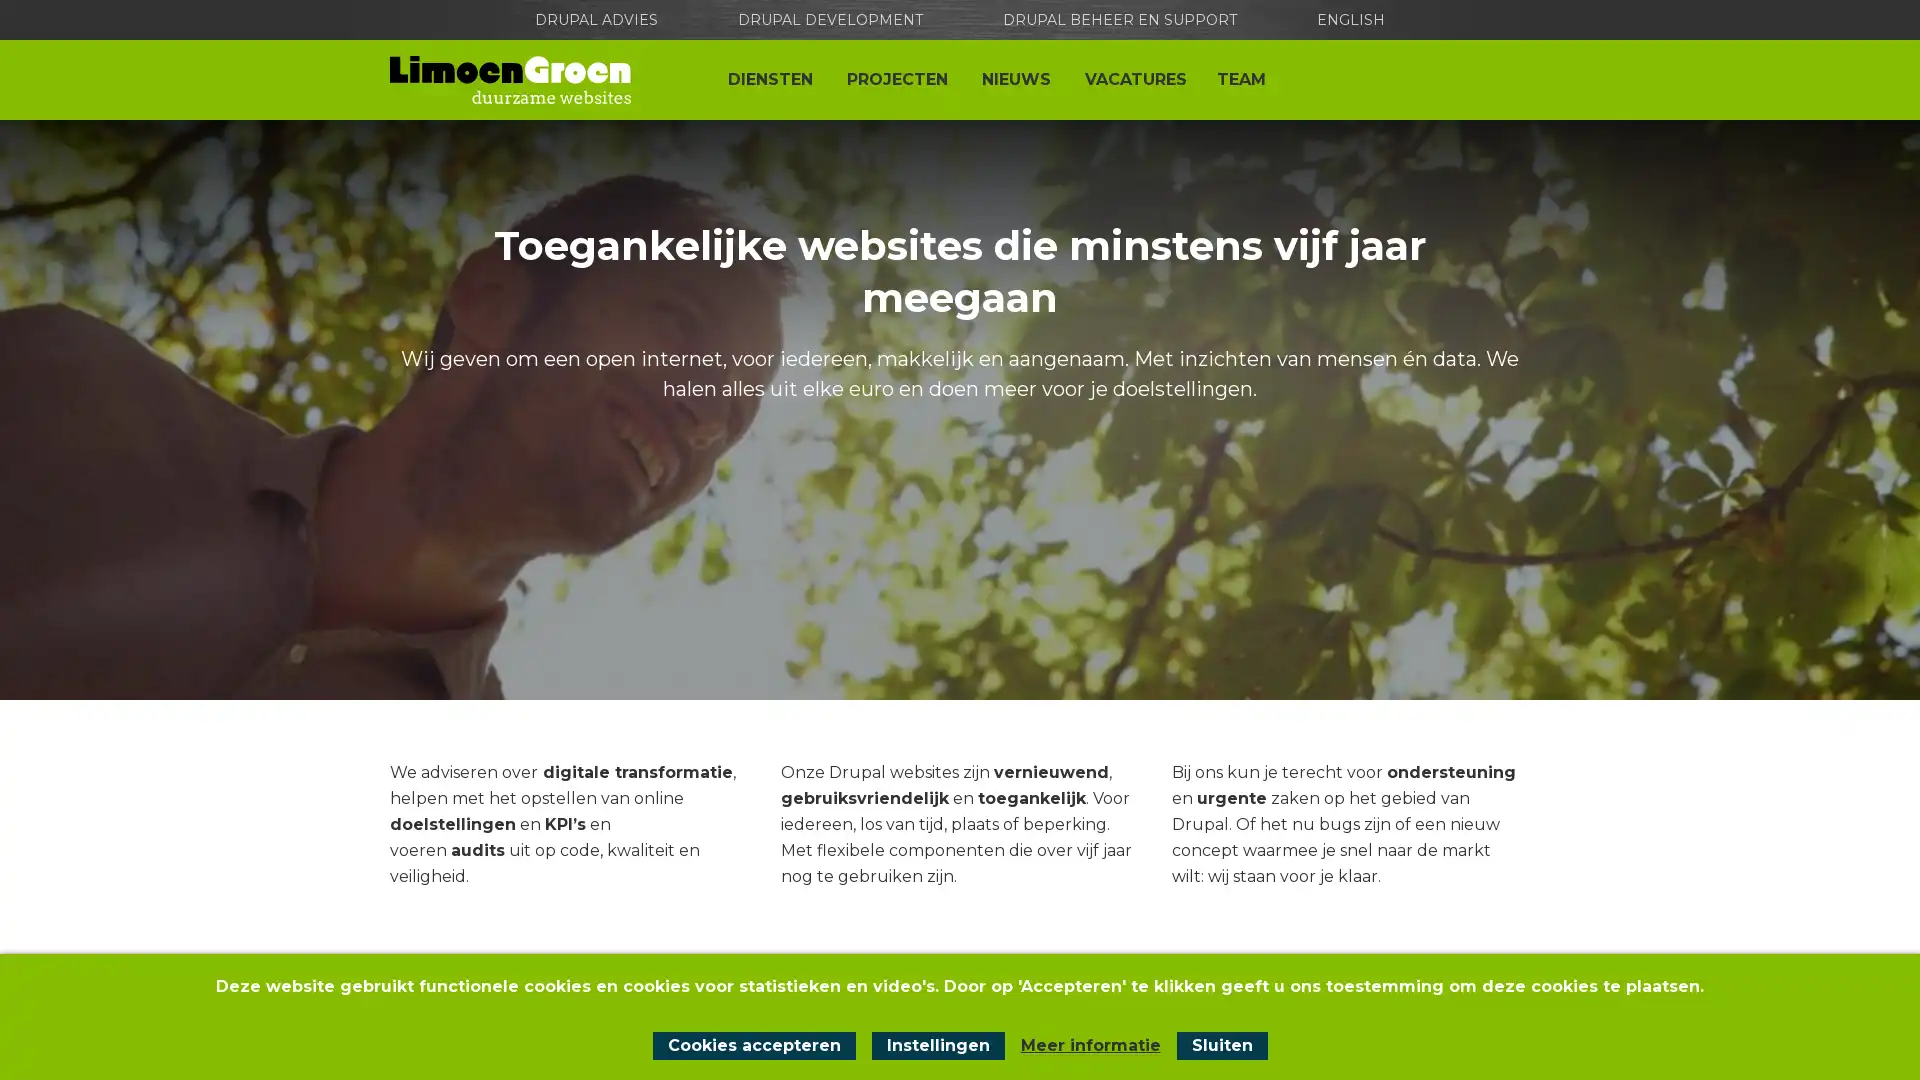  I want to click on Instellingen, so click(936, 1044).